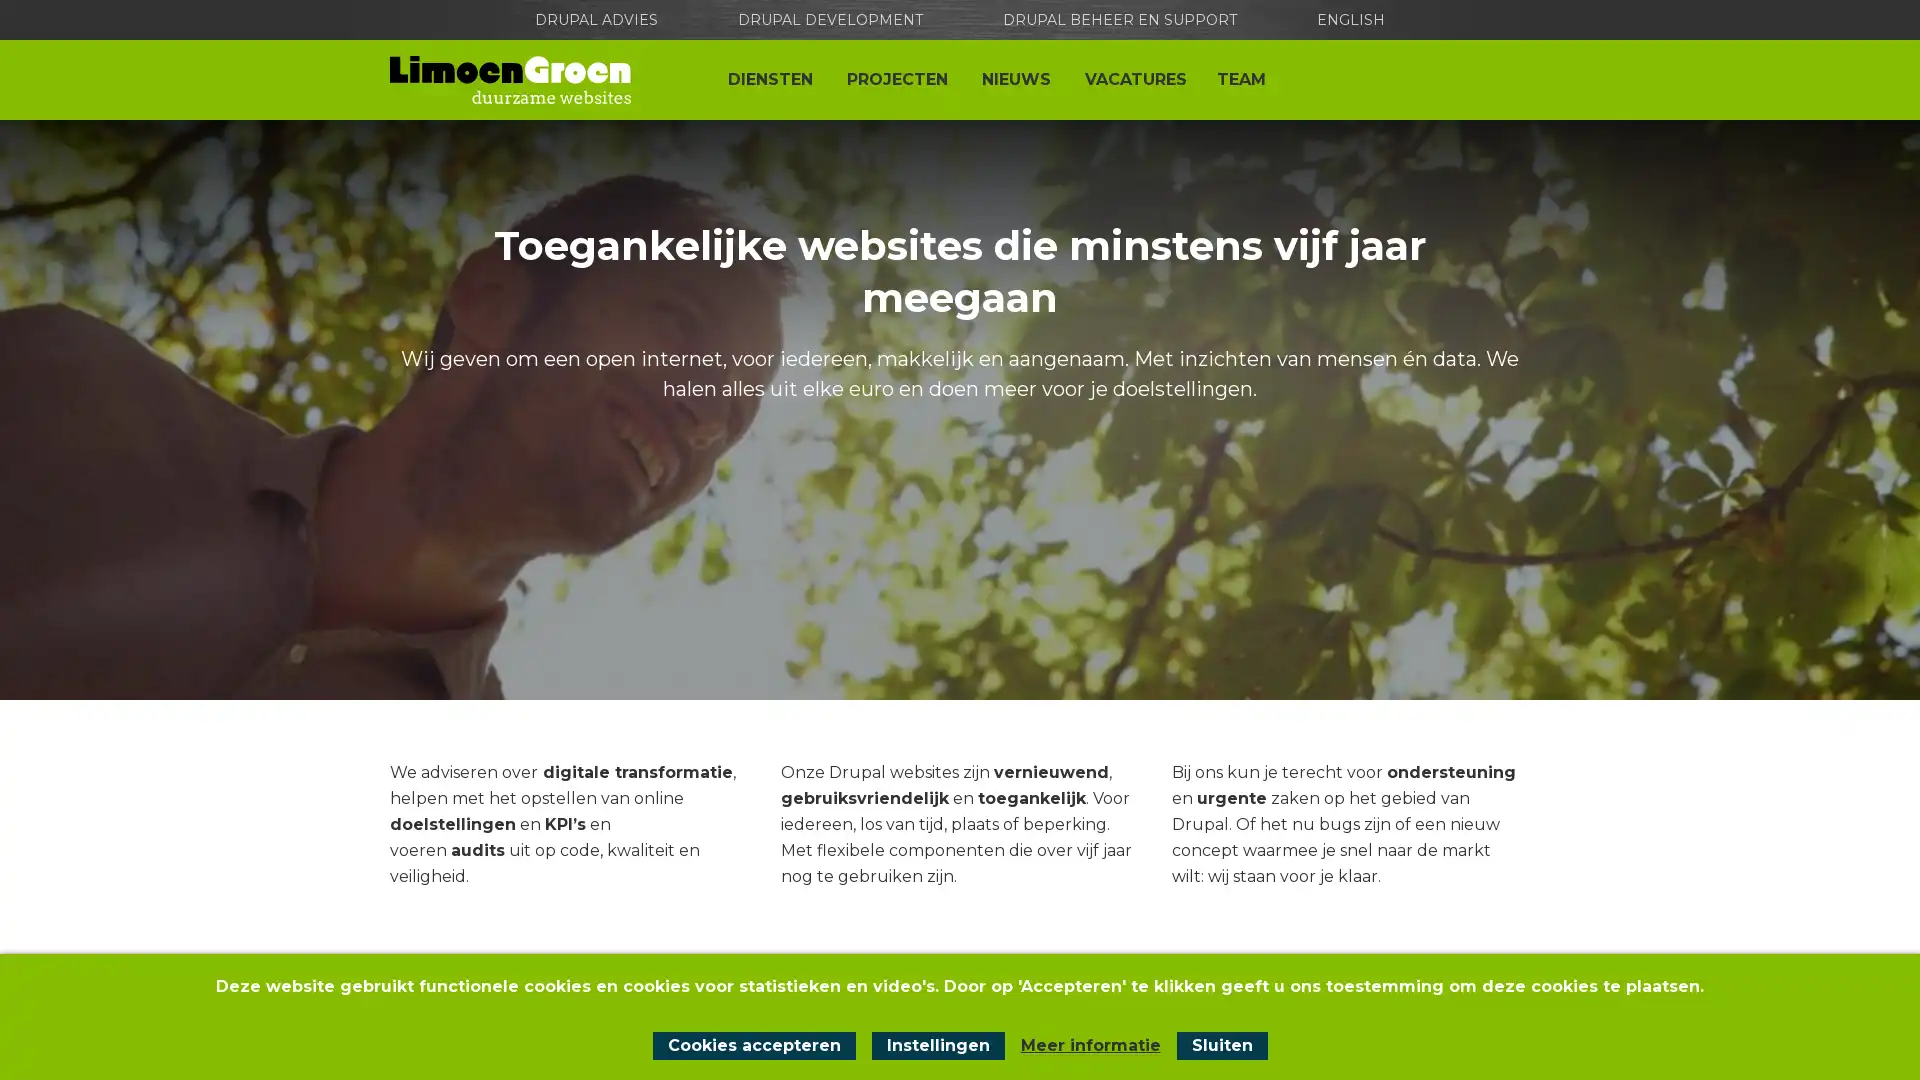  I want to click on Instellingen, so click(936, 1044).